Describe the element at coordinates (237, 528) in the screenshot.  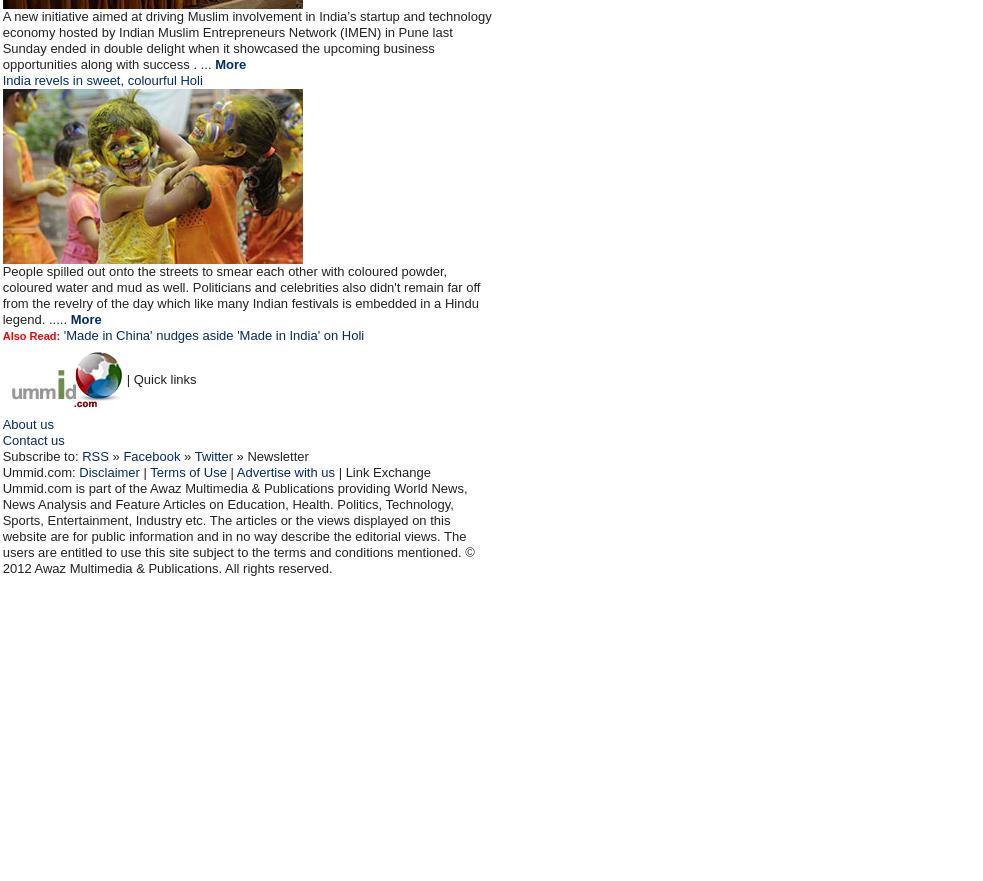
I see `'Ummid.com is part of the Awaz Multimedia & Publications providing World News, News Analysis and Feature Articles on Education, Health. Politics, Technology, Sports, Entertainment, Industry etc. The articles or the views displayed on this website are for public information and in no way describe the editorial views. The users are entitled to use this site subject to the terms and conditions mentioned.
© 2012 Awaz Multimedia & Publications. All rights reserved.'` at that location.